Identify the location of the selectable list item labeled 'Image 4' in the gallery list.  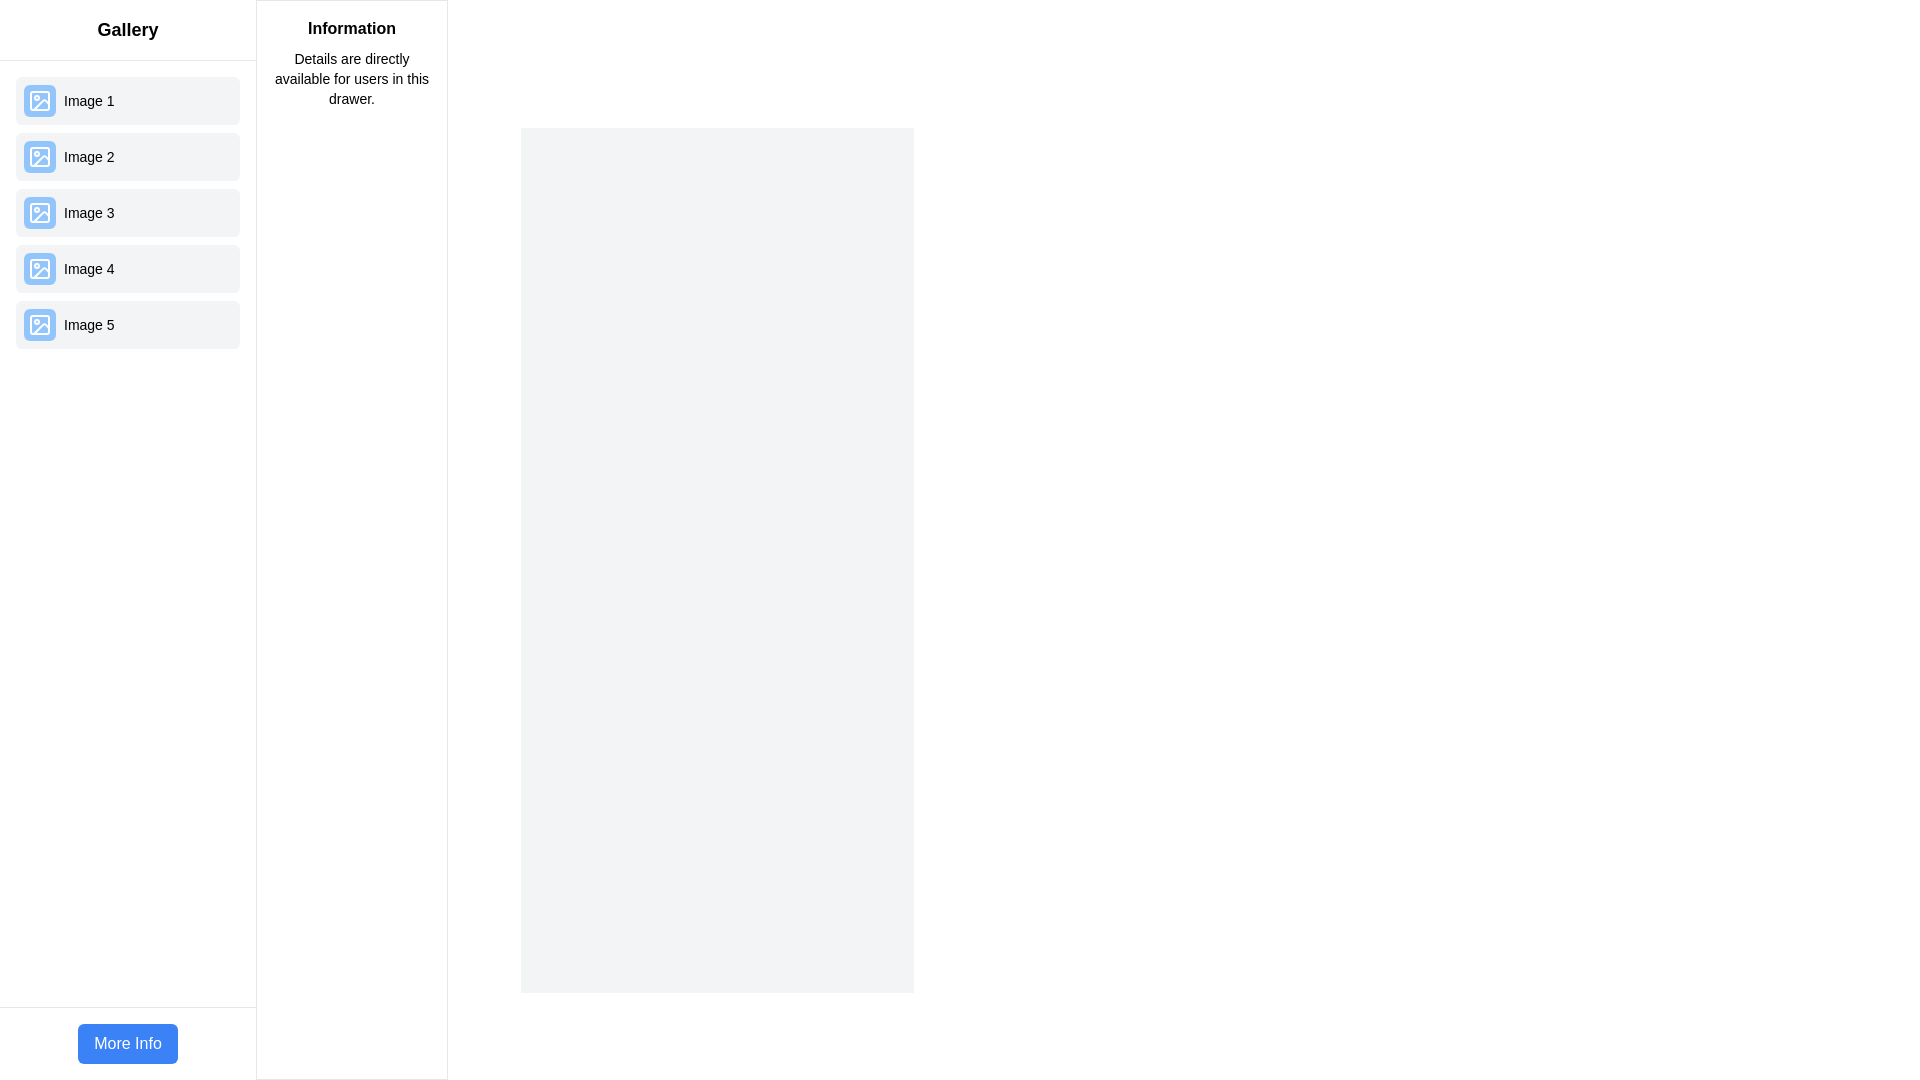
(127, 268).